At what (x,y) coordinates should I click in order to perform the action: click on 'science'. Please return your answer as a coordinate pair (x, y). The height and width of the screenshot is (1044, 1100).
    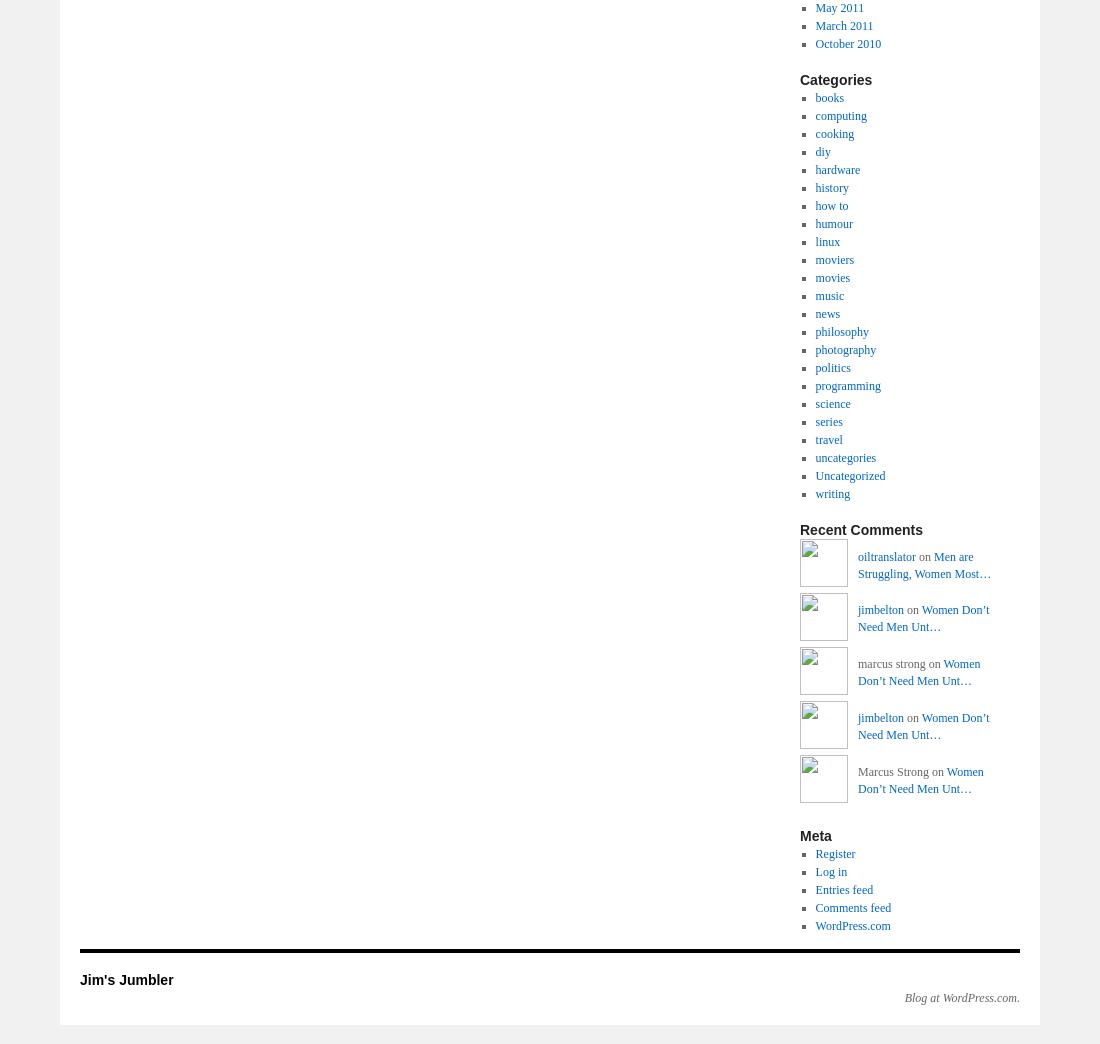
    Looking at the image, I should click on (814, 403).